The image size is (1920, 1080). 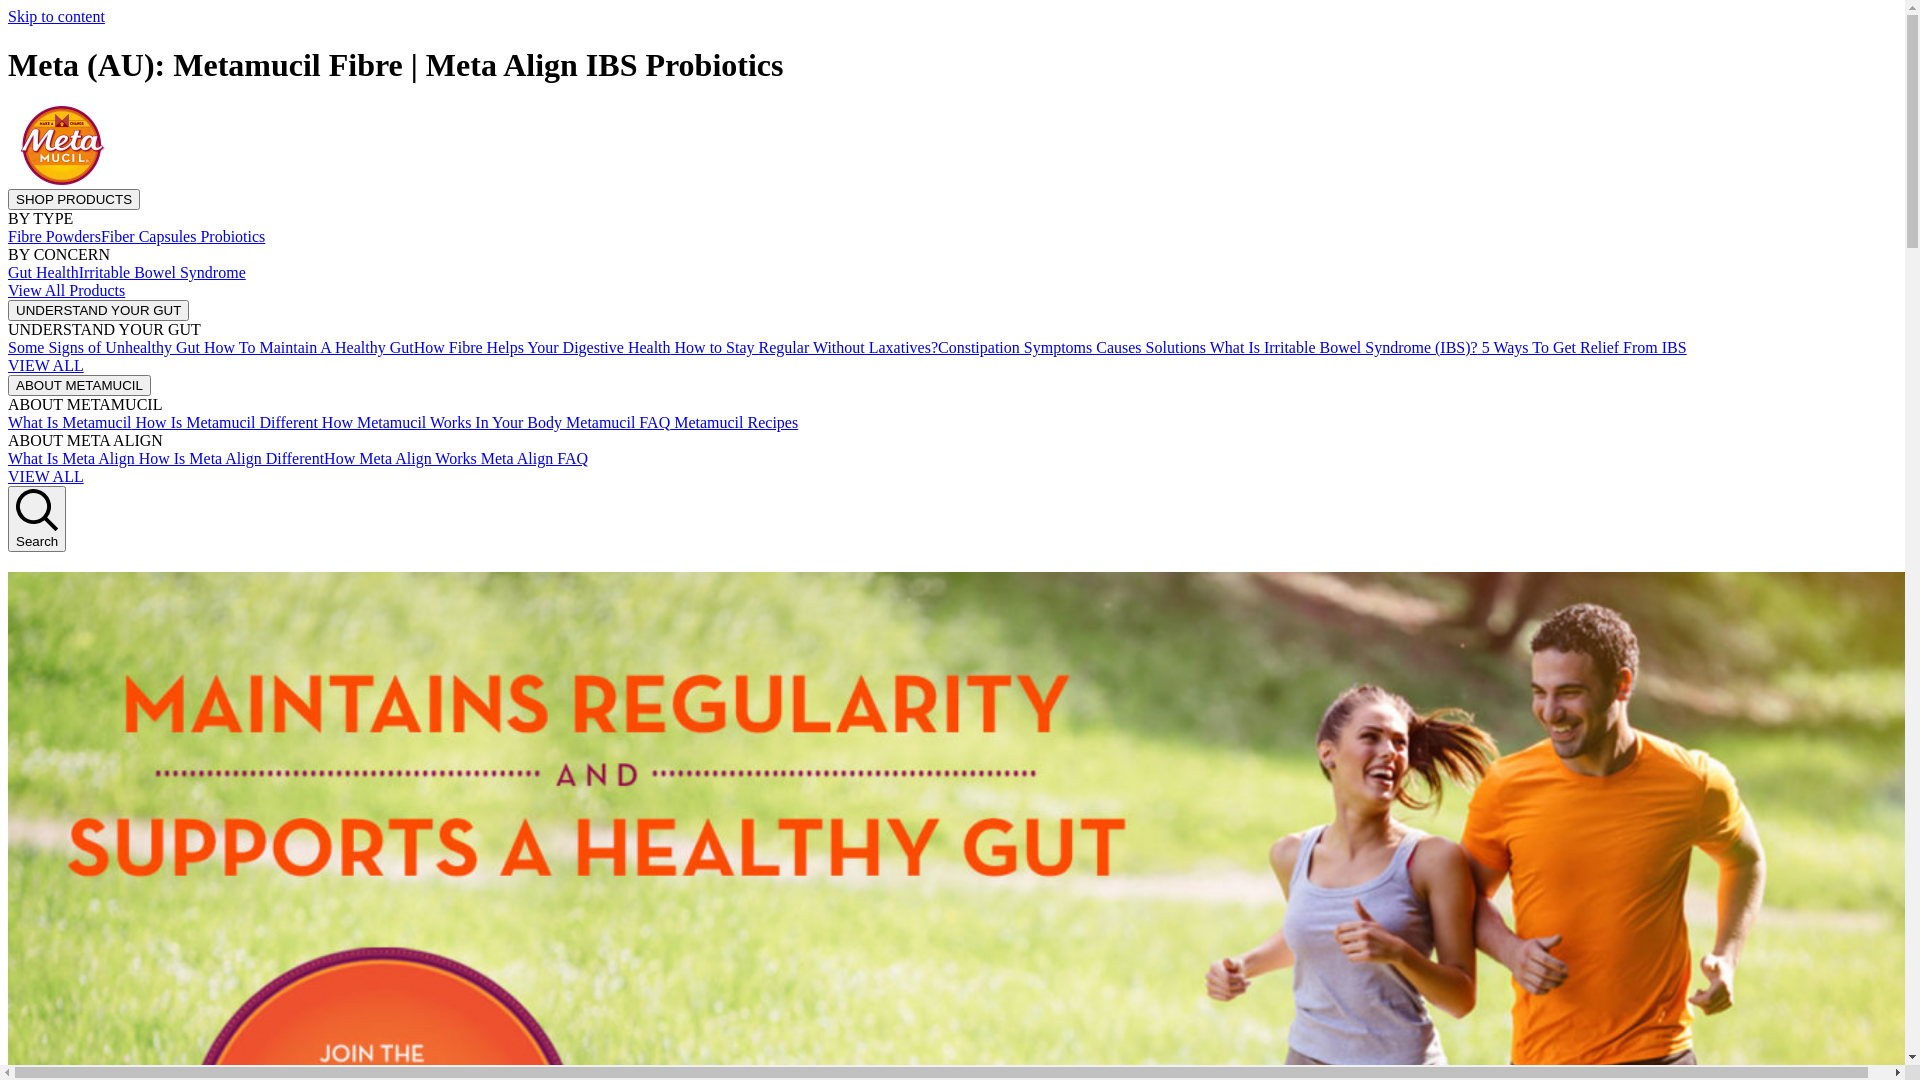 What do you see at coordinates (97, 309) in the screenshot?
I see `'UNDERSTAND YOUR GUT'` at bounding box center [97, 309].